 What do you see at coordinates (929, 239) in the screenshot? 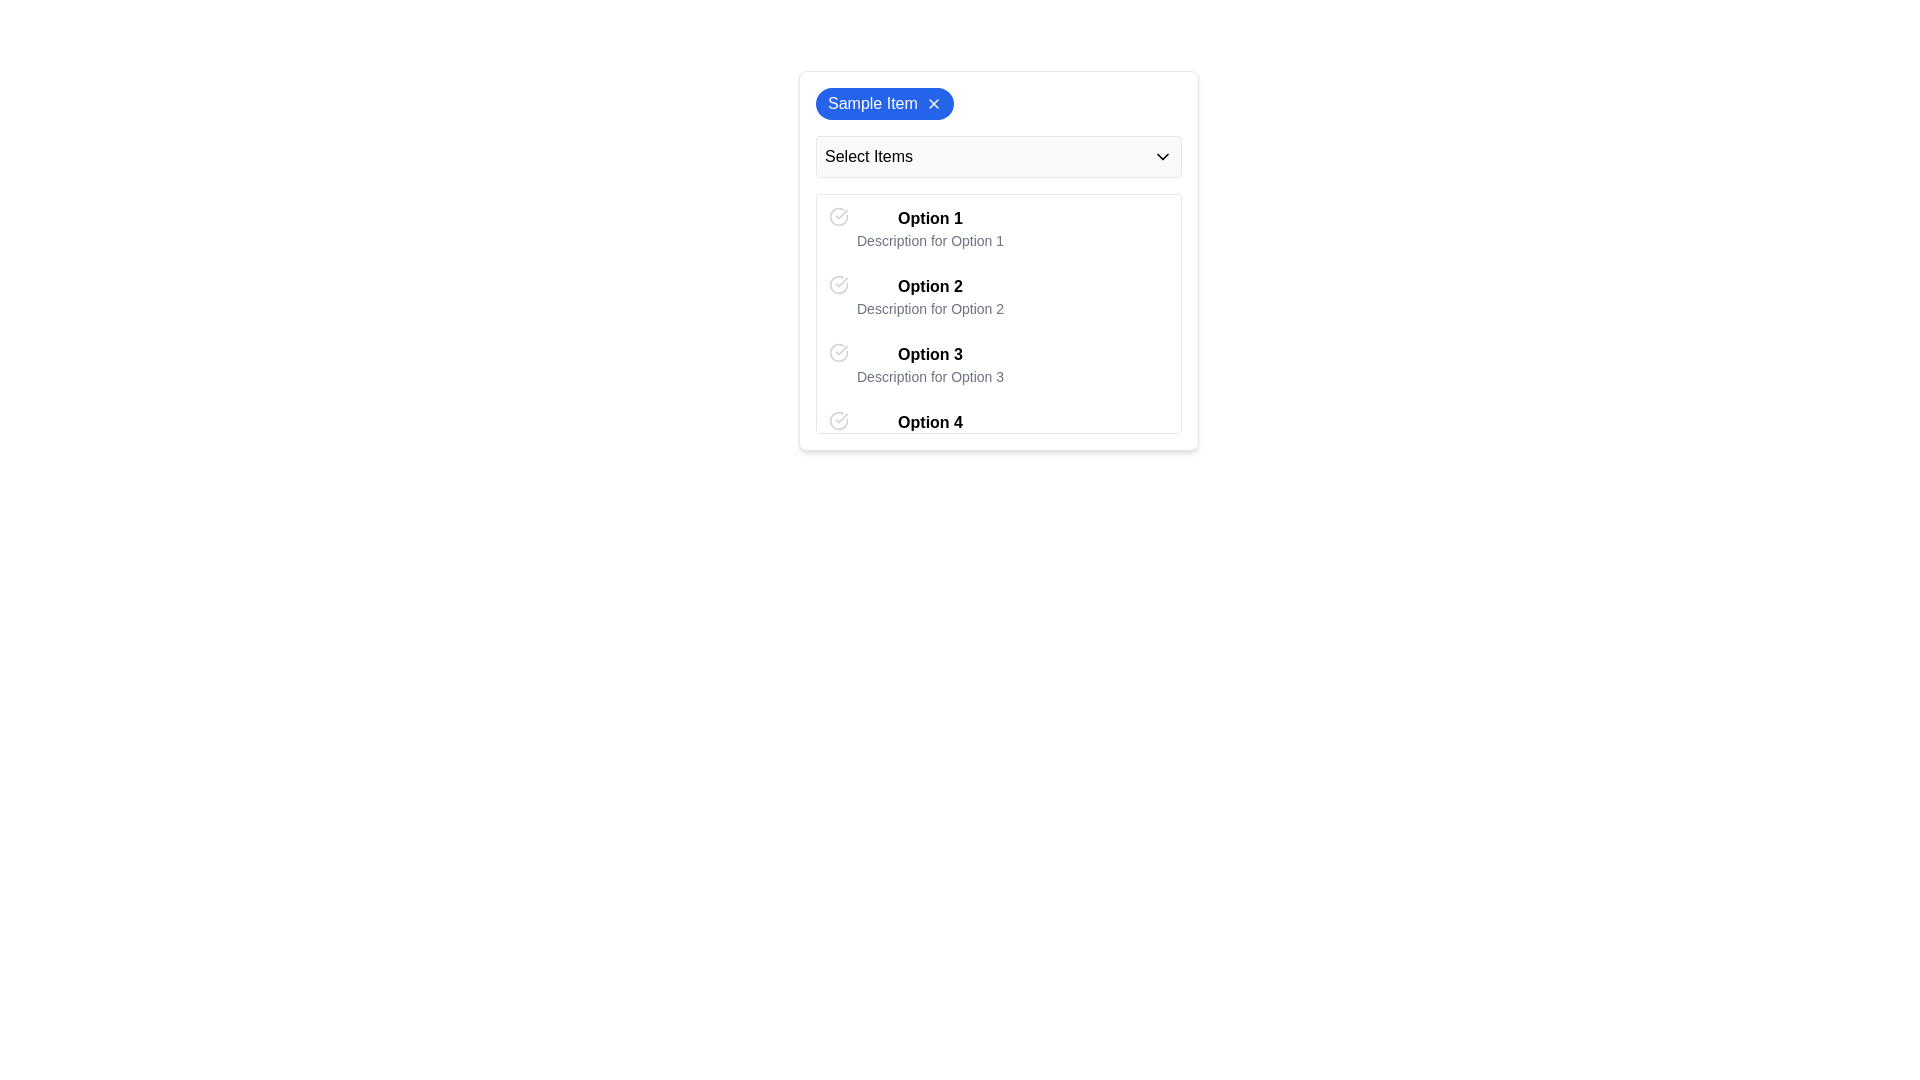
I see `the Static Text Label that displays 'Description for Option 1', which is positioned directly beneath 'Option 1' in a vertical list layout` at bounding box center [929, 239].